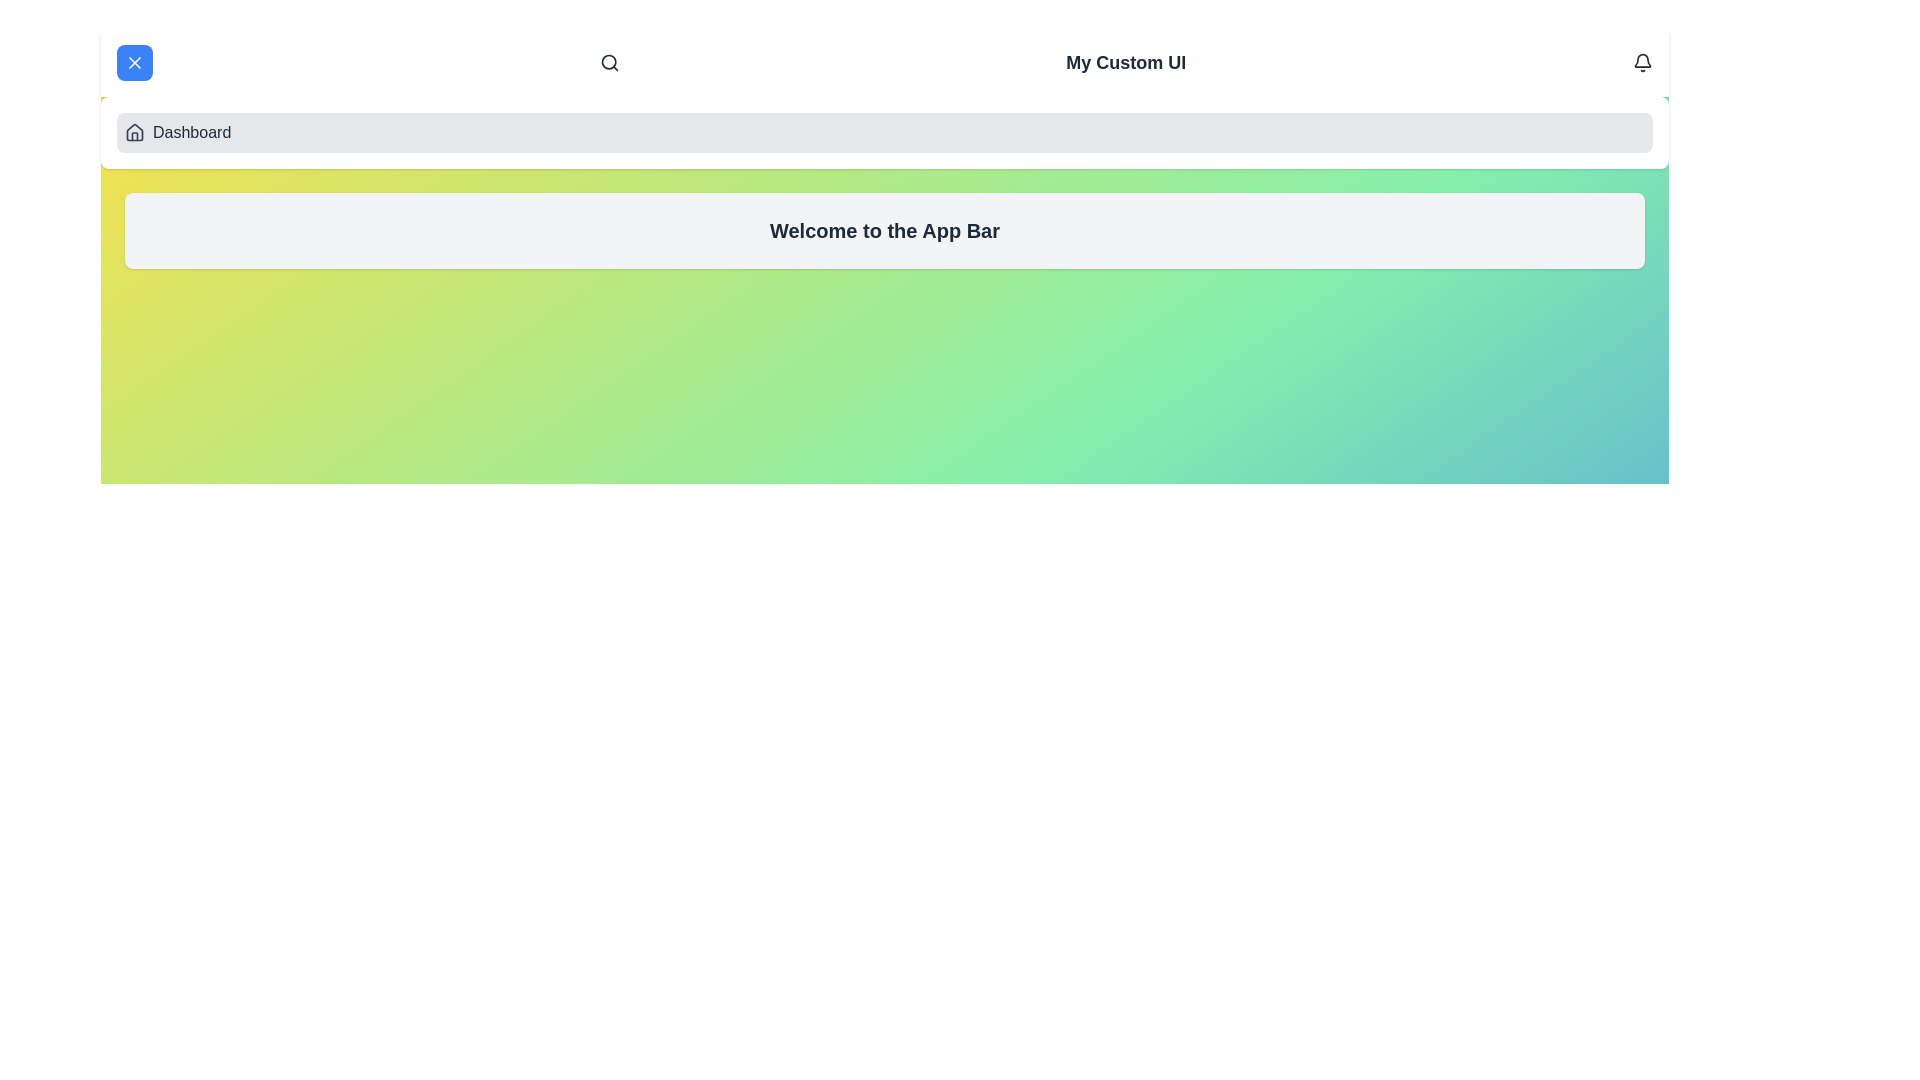 Image resolution: width=1920 pixels, height=1080 pixels. What do you see at coordinates (608, 61) in the screenshot?
I see `the search icon in the app bar` at bounding box center [608, 61].